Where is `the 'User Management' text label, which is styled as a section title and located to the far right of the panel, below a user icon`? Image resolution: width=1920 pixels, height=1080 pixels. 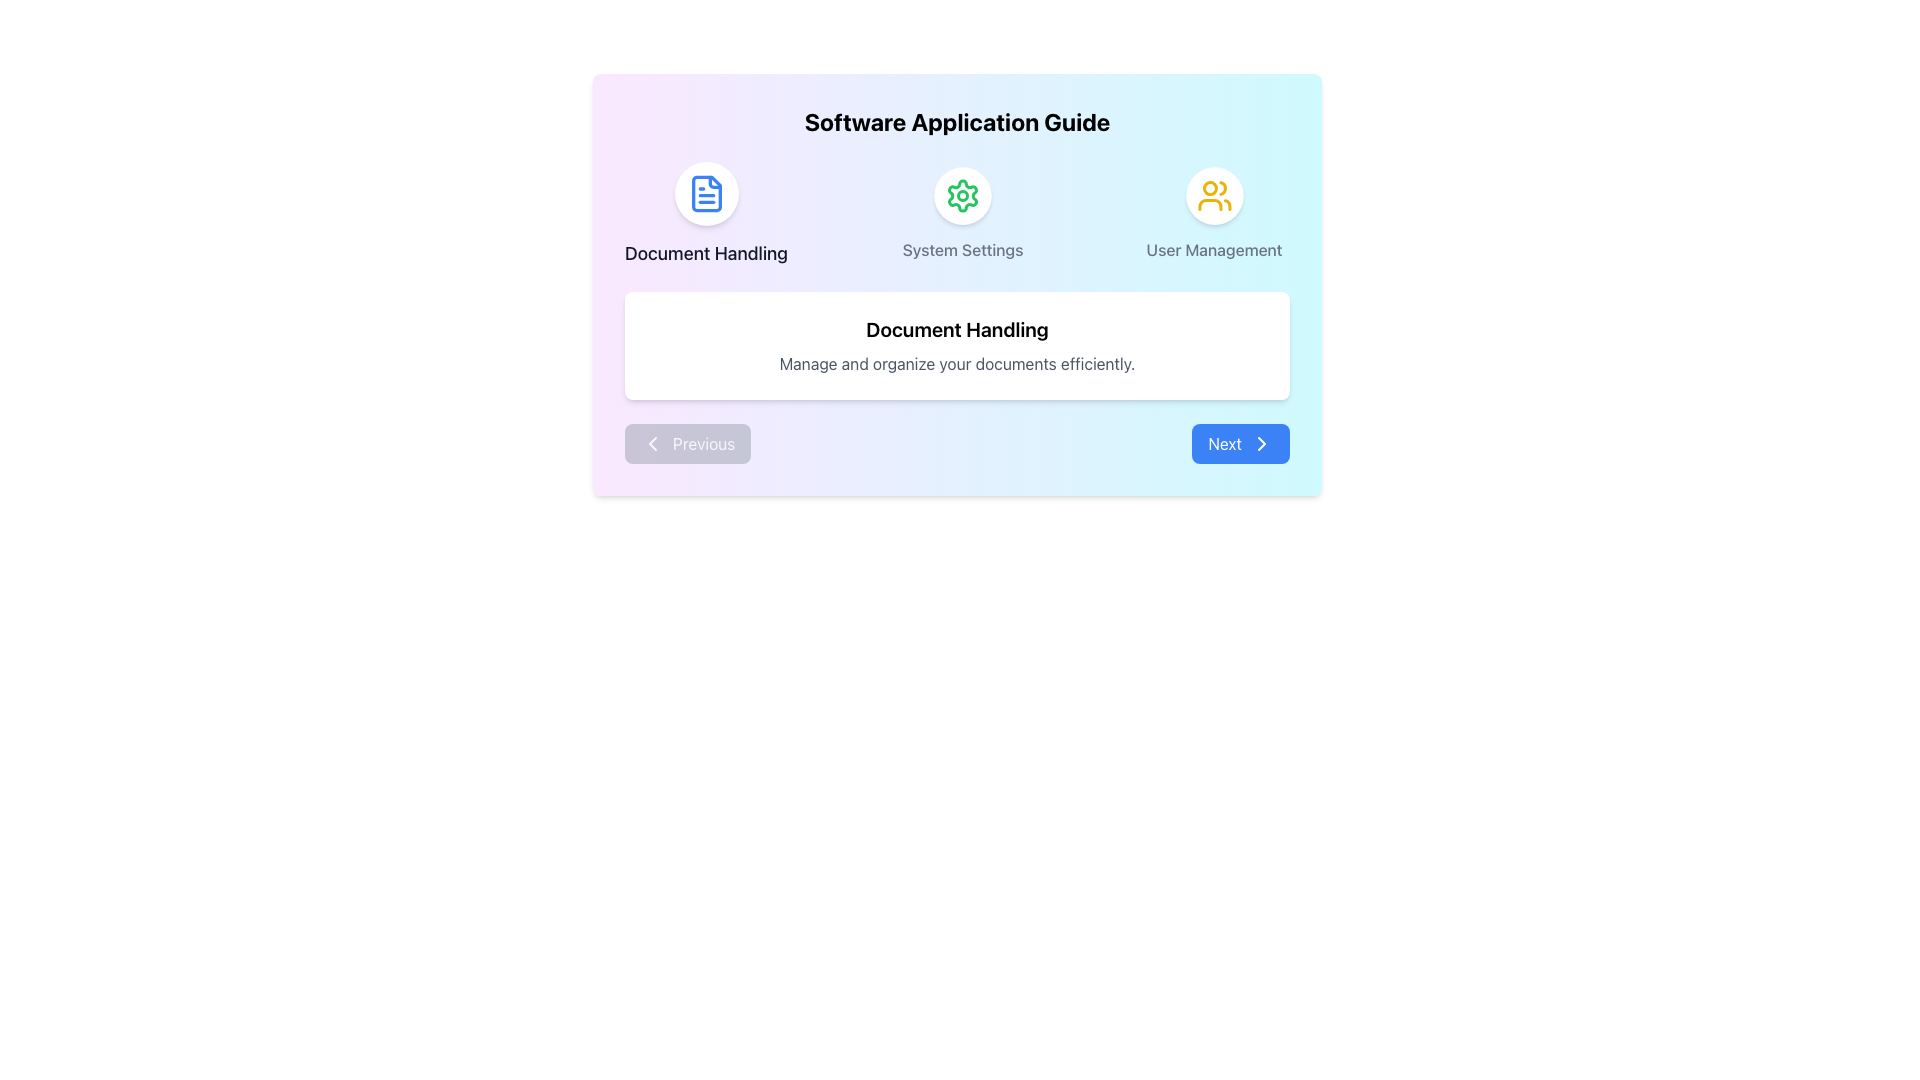 the 'User Management' text label, which is styled as a section title and located to the far right of the panel, below a user icon is located at coordinates (1213, 249).